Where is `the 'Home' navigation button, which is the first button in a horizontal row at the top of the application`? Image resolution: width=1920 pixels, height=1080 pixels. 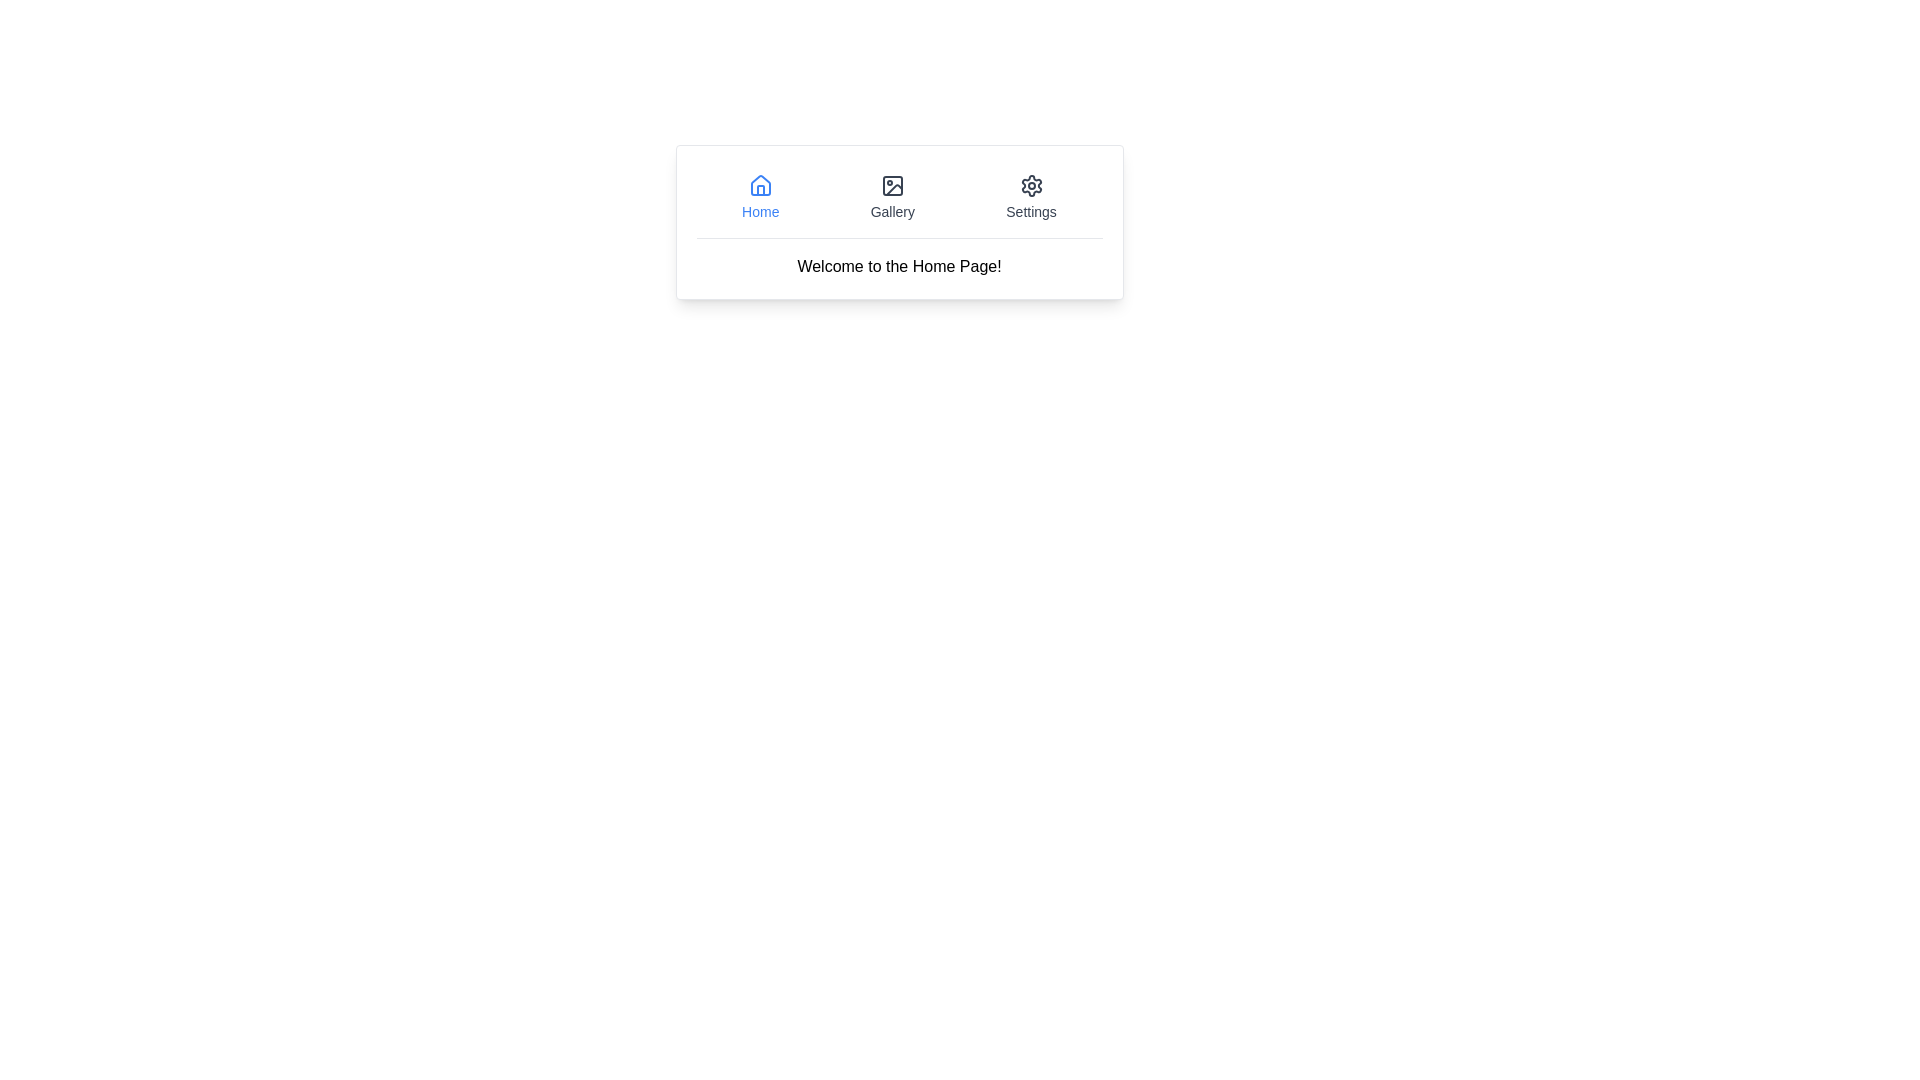
the 'Home' navigation button, which is the first button in a horizontal row at the top of the application is located at coordinates (759, 197).